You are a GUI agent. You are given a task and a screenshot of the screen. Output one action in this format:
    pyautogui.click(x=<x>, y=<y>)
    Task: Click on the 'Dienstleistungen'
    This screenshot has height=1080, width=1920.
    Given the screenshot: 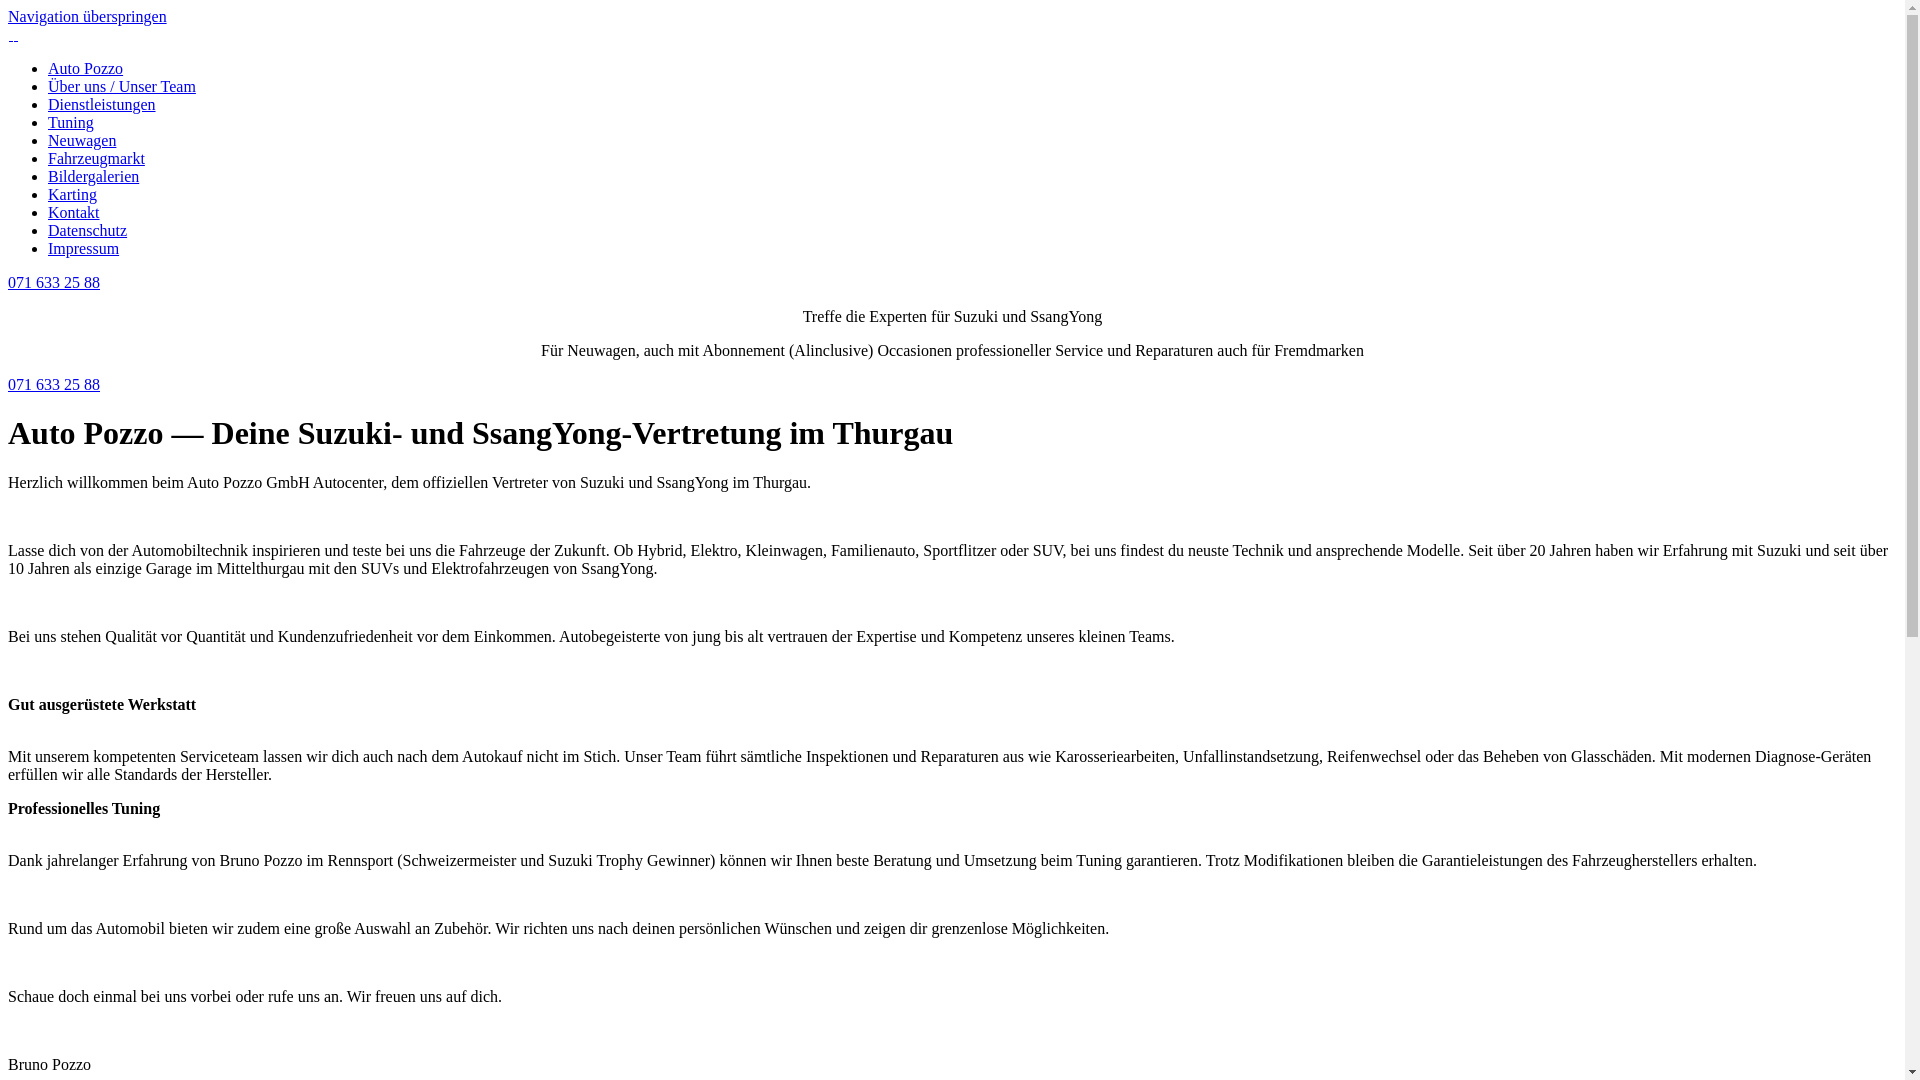 What is the action you would take?
    pyautogui.click(x=100, y=104)
    